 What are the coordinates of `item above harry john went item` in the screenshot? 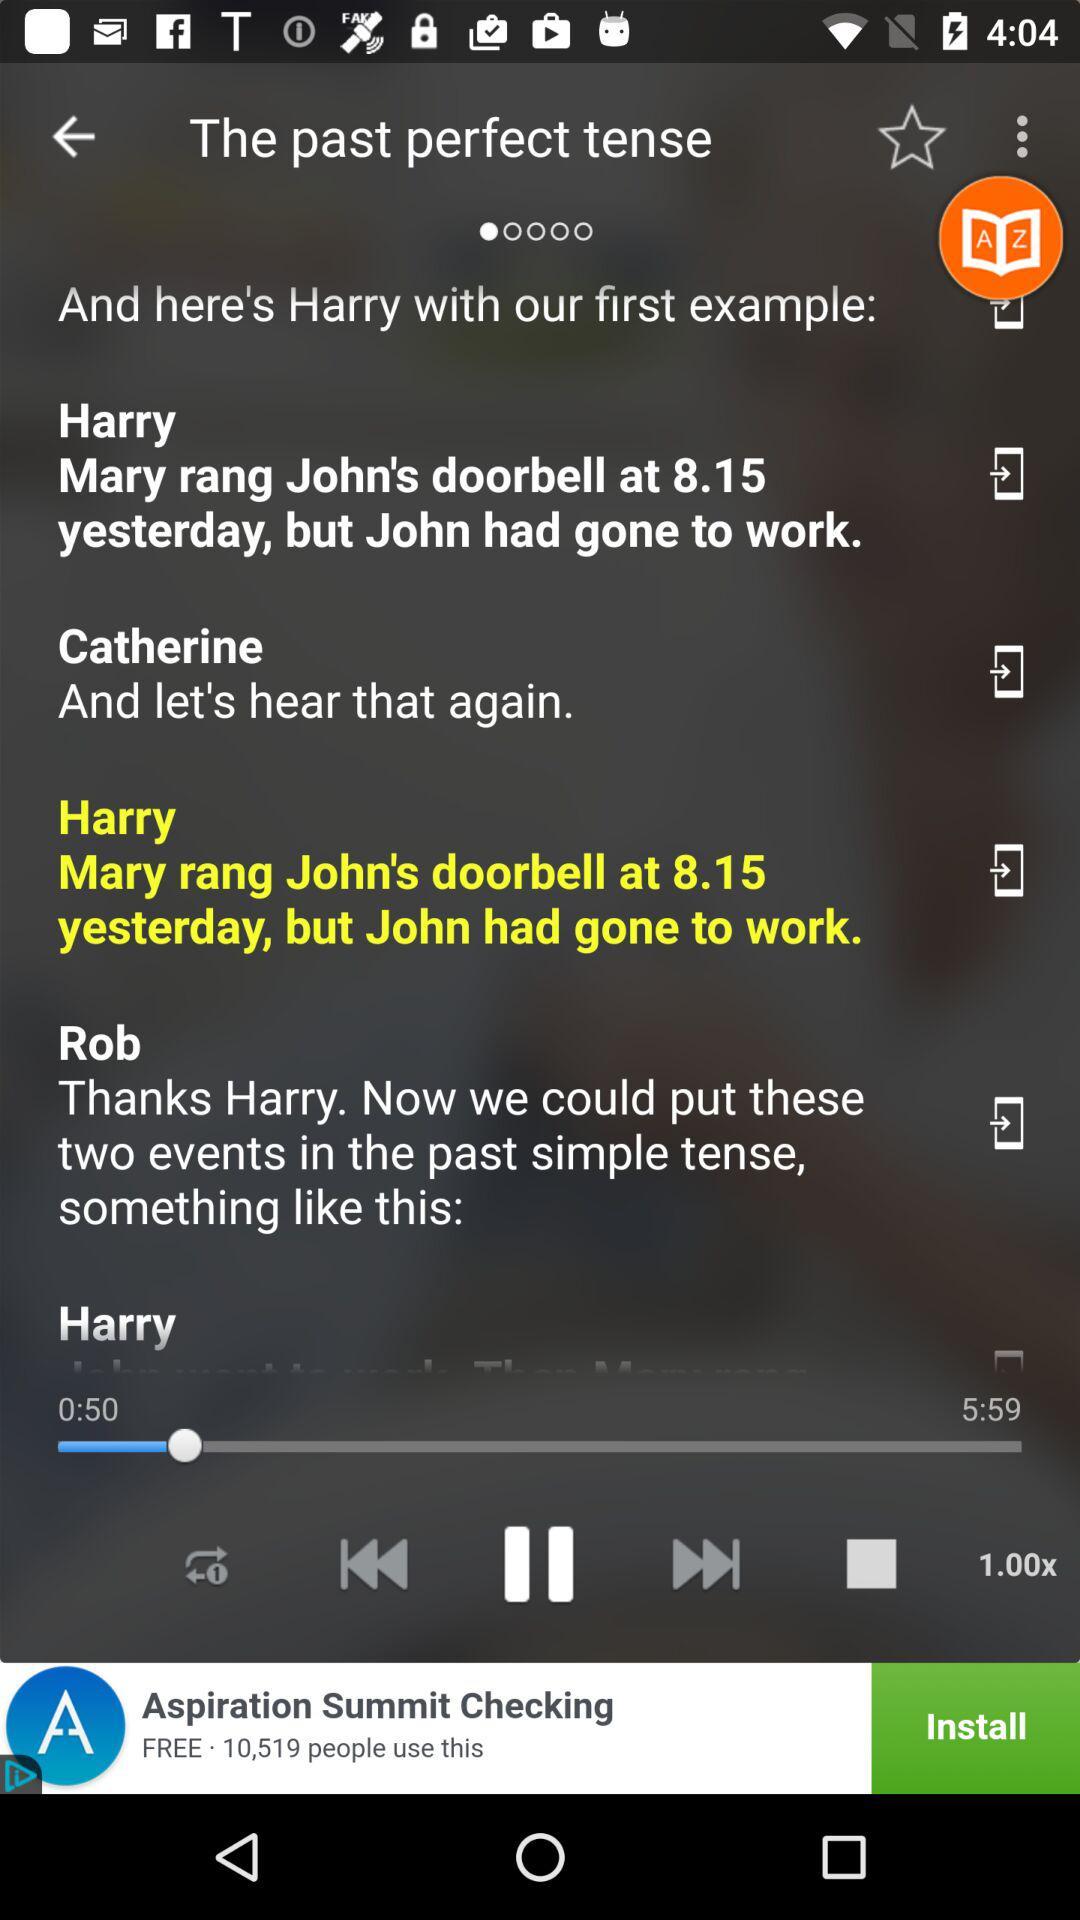 It's located at (499, 1123).